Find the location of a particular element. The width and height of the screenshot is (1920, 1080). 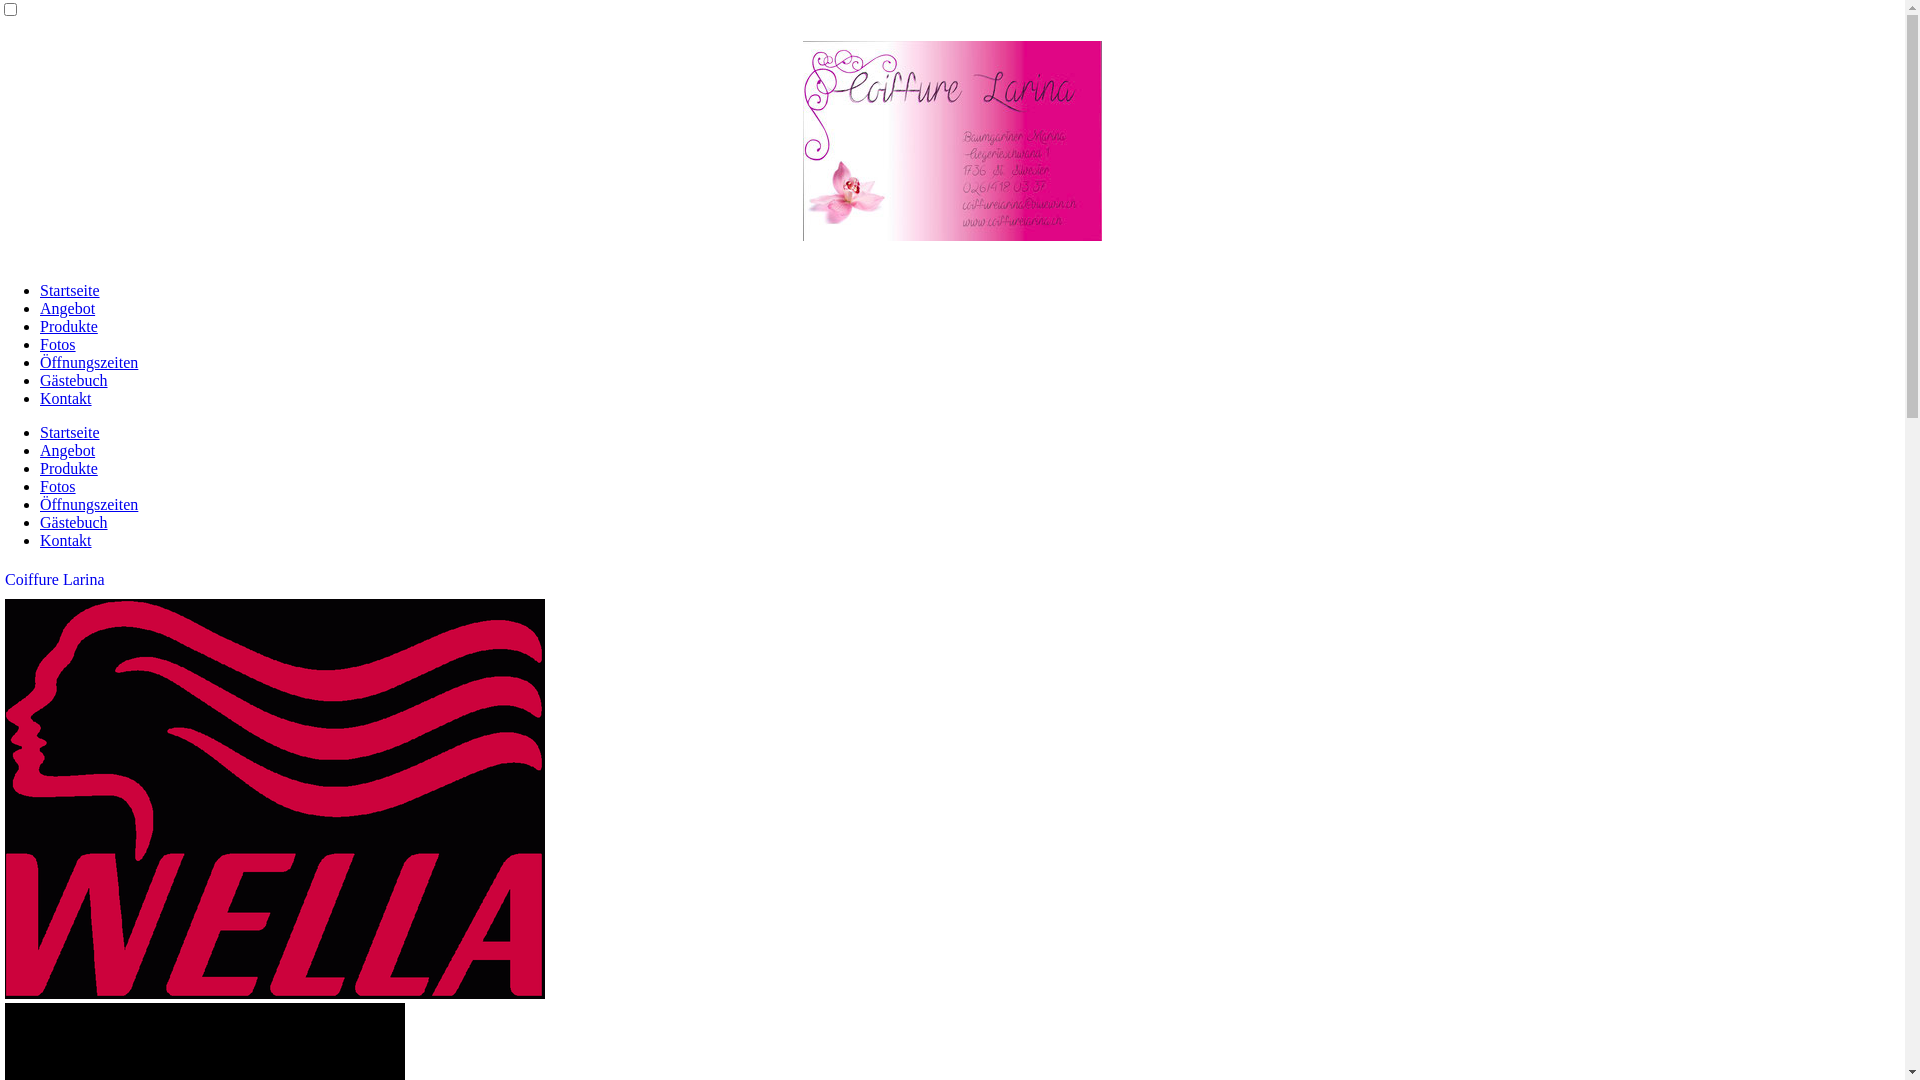

'Produkte' is located at coordinates (39, 468).